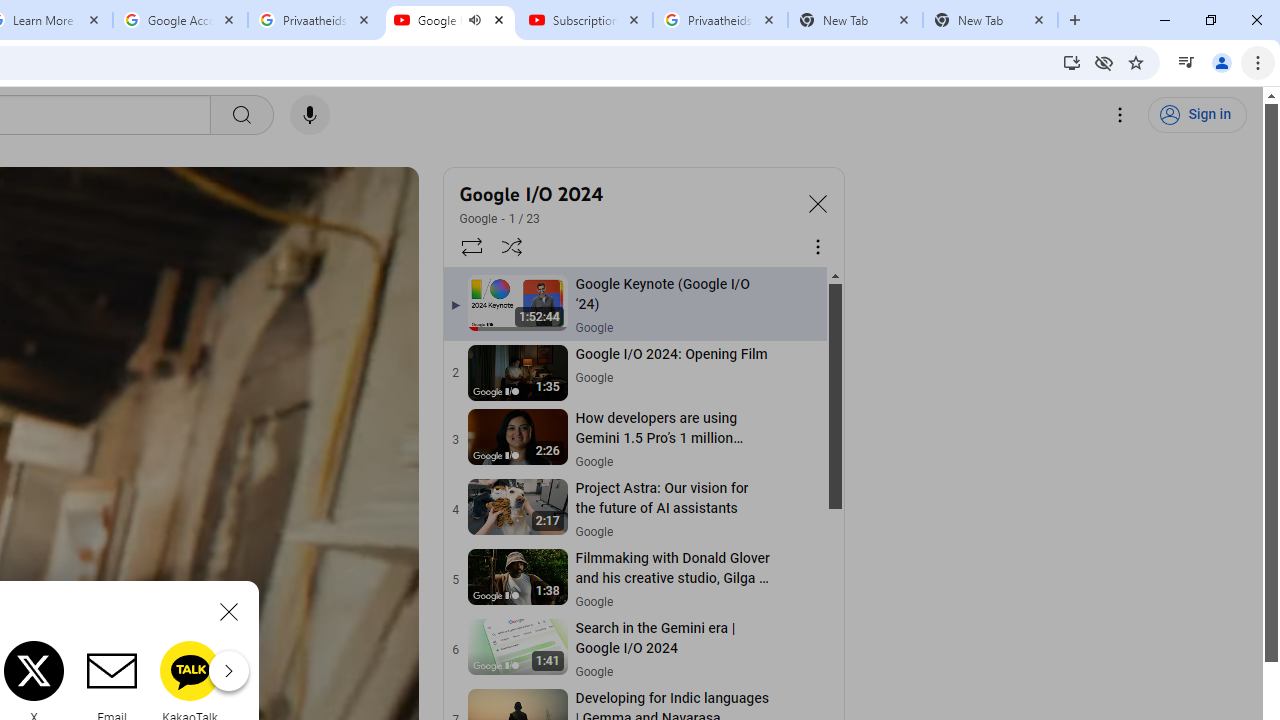  Describe the element at coordinates (512, 245) in the screenshot. I see `'Shuffle playlist'` at that location.